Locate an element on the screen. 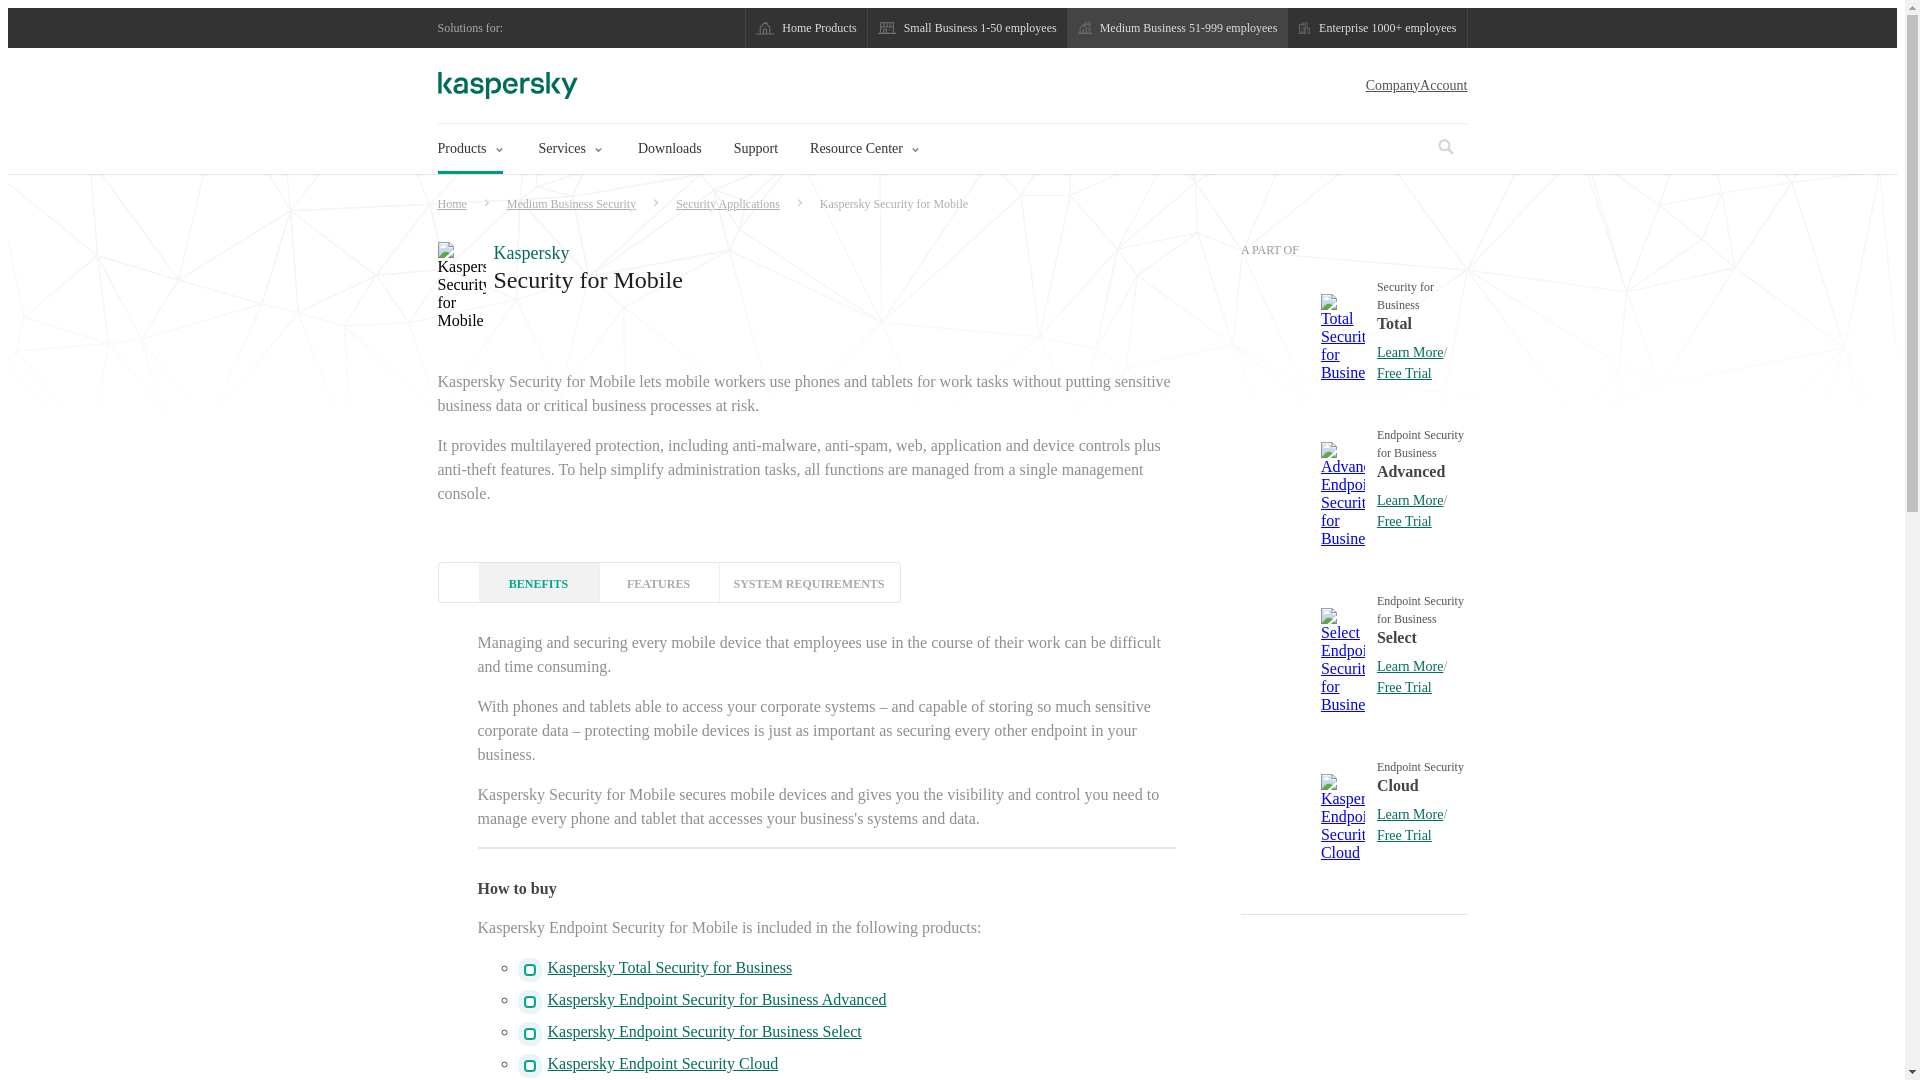 This screenshot has height=1080, width=1920. 'Products' is located at coordinates (469, 148).